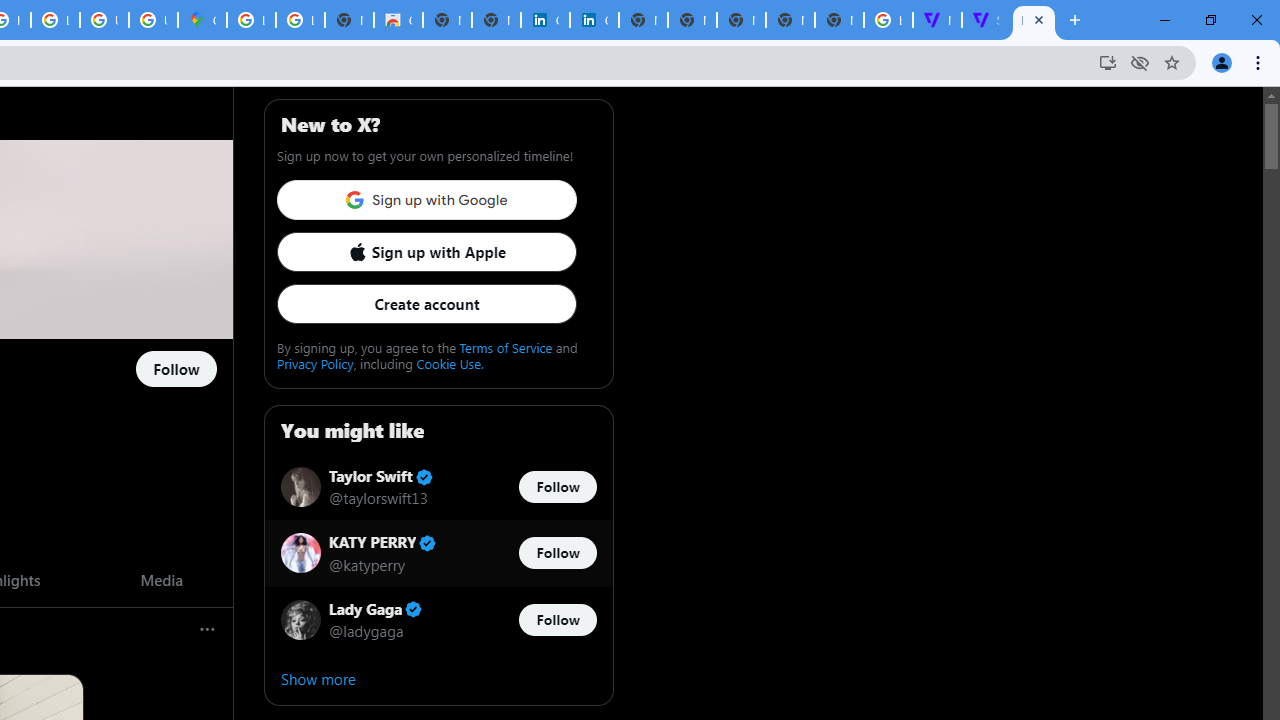 The height and width of the screenshot is (720, 1280). I want to click on 'Sign up with Apple', so click(425, 250).